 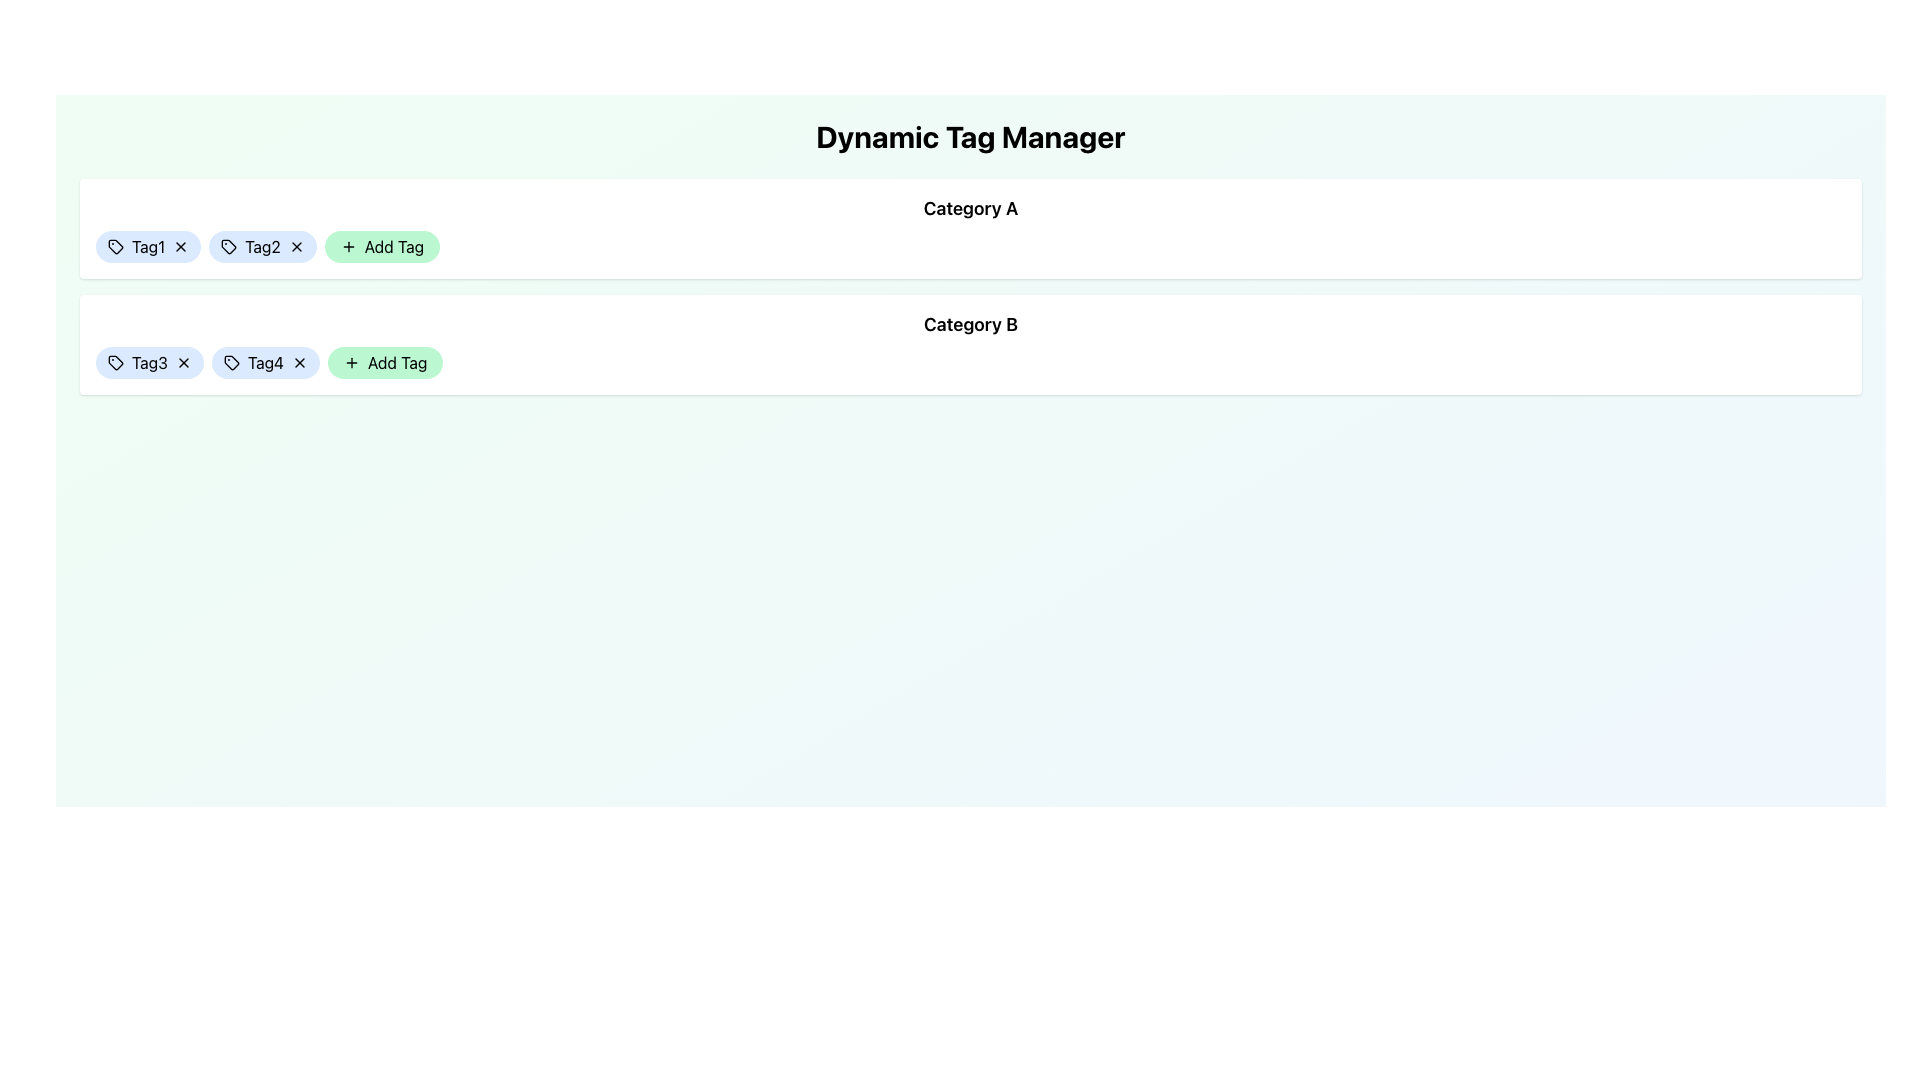 What do you see at coordinates (183, 362) in the screenshot?
I see `the close icon ('X') located at the far-right end of the tag labeled 'Tag3' in the second row of tags under 'Category B'` at bounding box center [183, 362].